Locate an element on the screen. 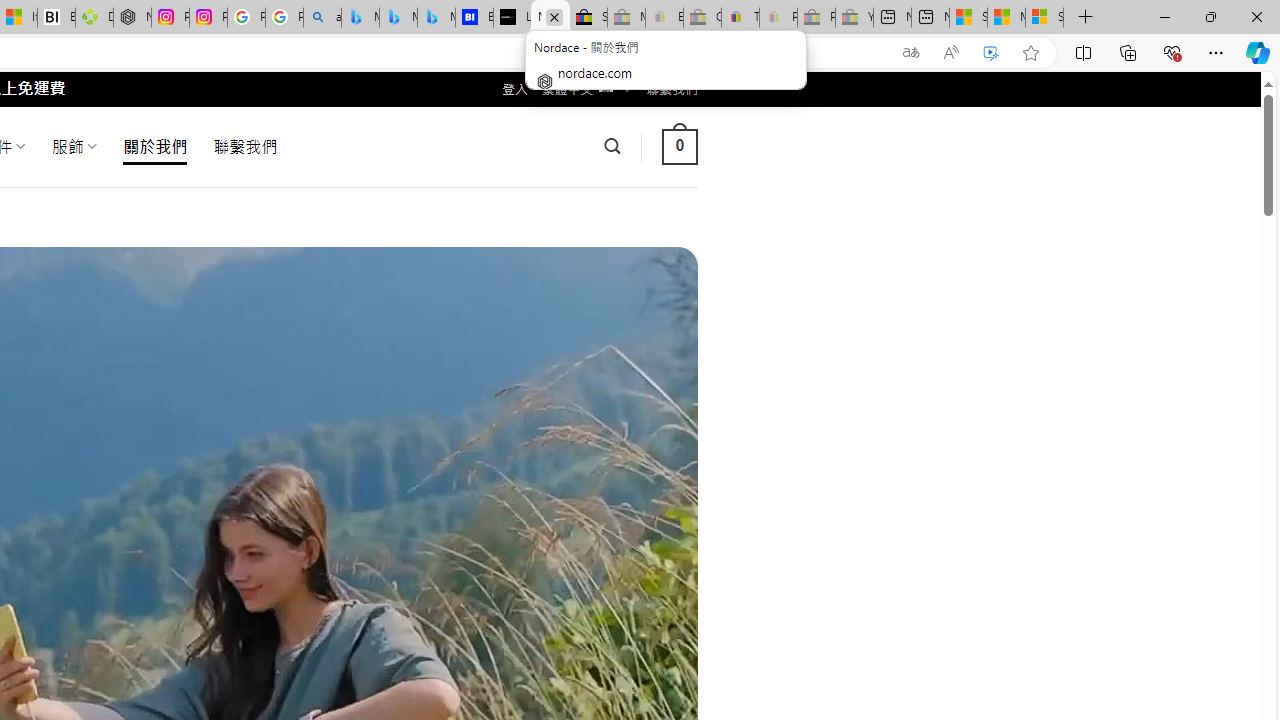 This screenshot has width=1280, height=720. 'Show translate options' is located at coordinates (909, 52).